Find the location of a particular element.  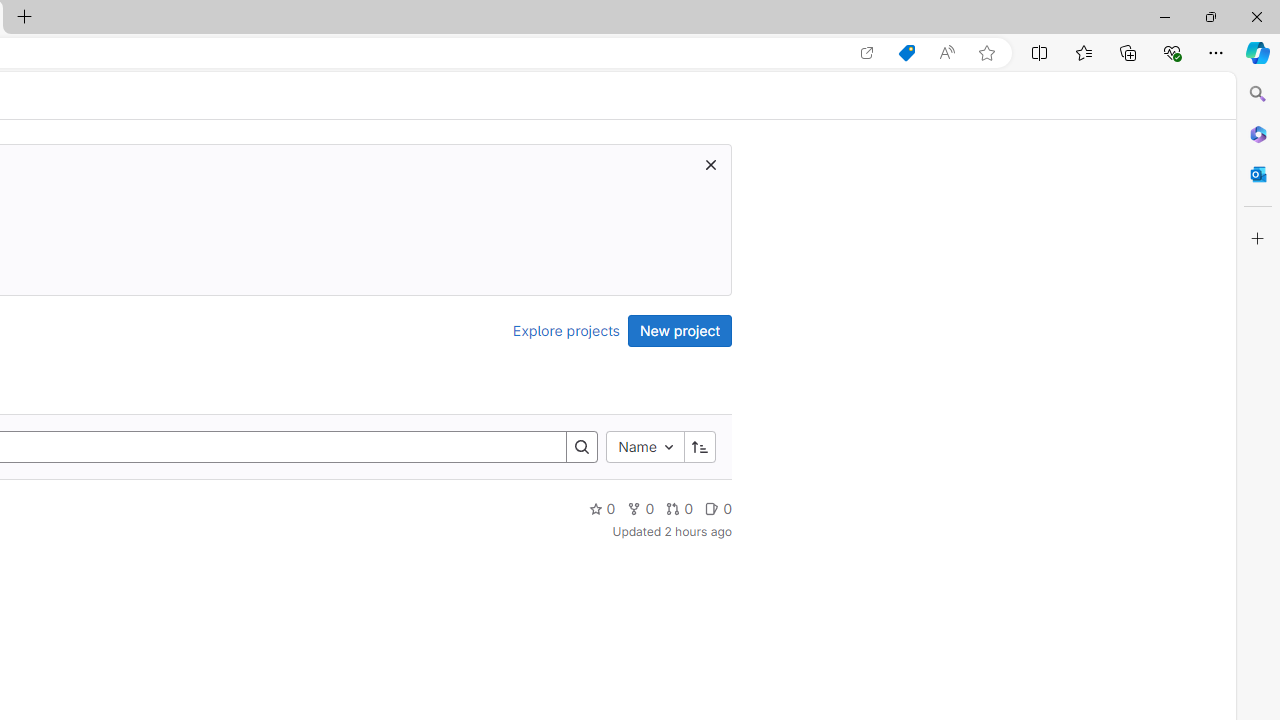

'Dismiss trial promotion' is located at coordinates (711, 163).